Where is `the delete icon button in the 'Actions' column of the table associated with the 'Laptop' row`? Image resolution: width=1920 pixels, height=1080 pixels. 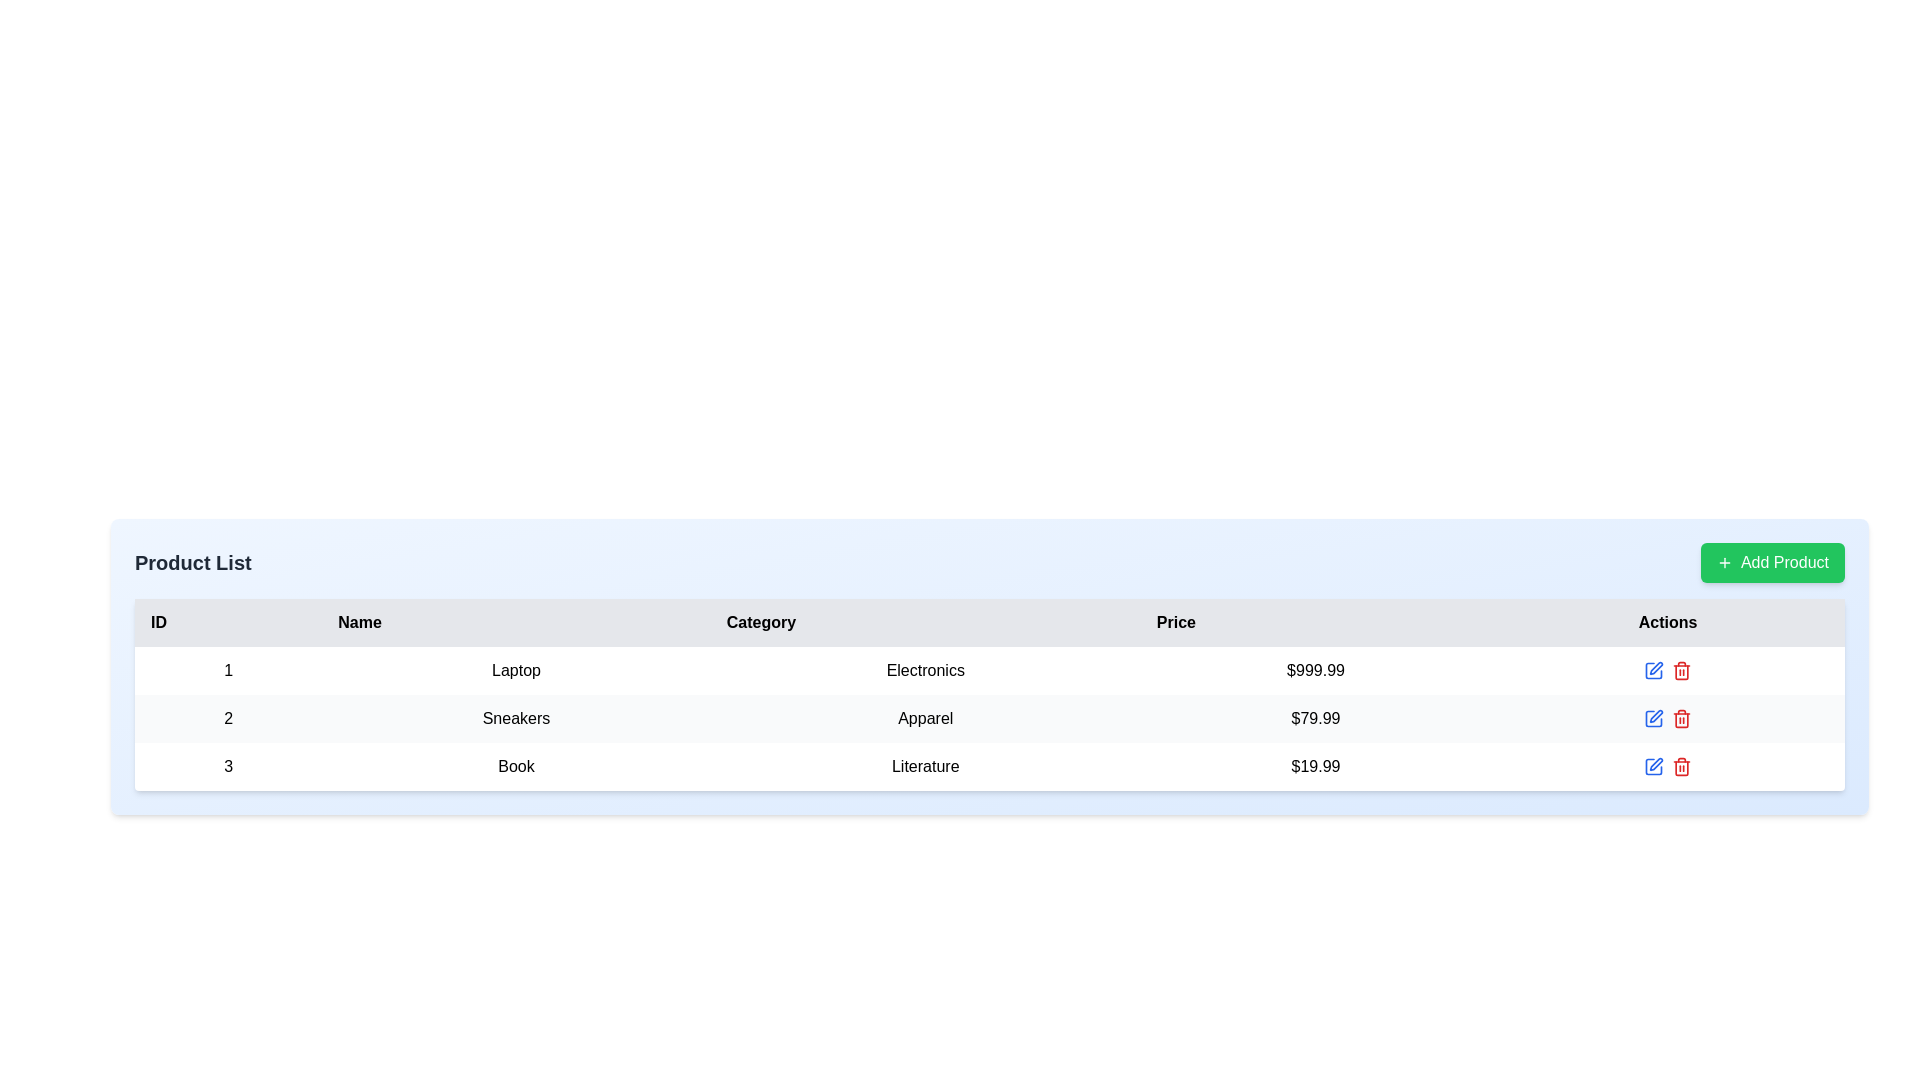 the delete icon button in the 'Actions' column of the table associated with the 'Laptop' row is located at coordinates (1680, 671).